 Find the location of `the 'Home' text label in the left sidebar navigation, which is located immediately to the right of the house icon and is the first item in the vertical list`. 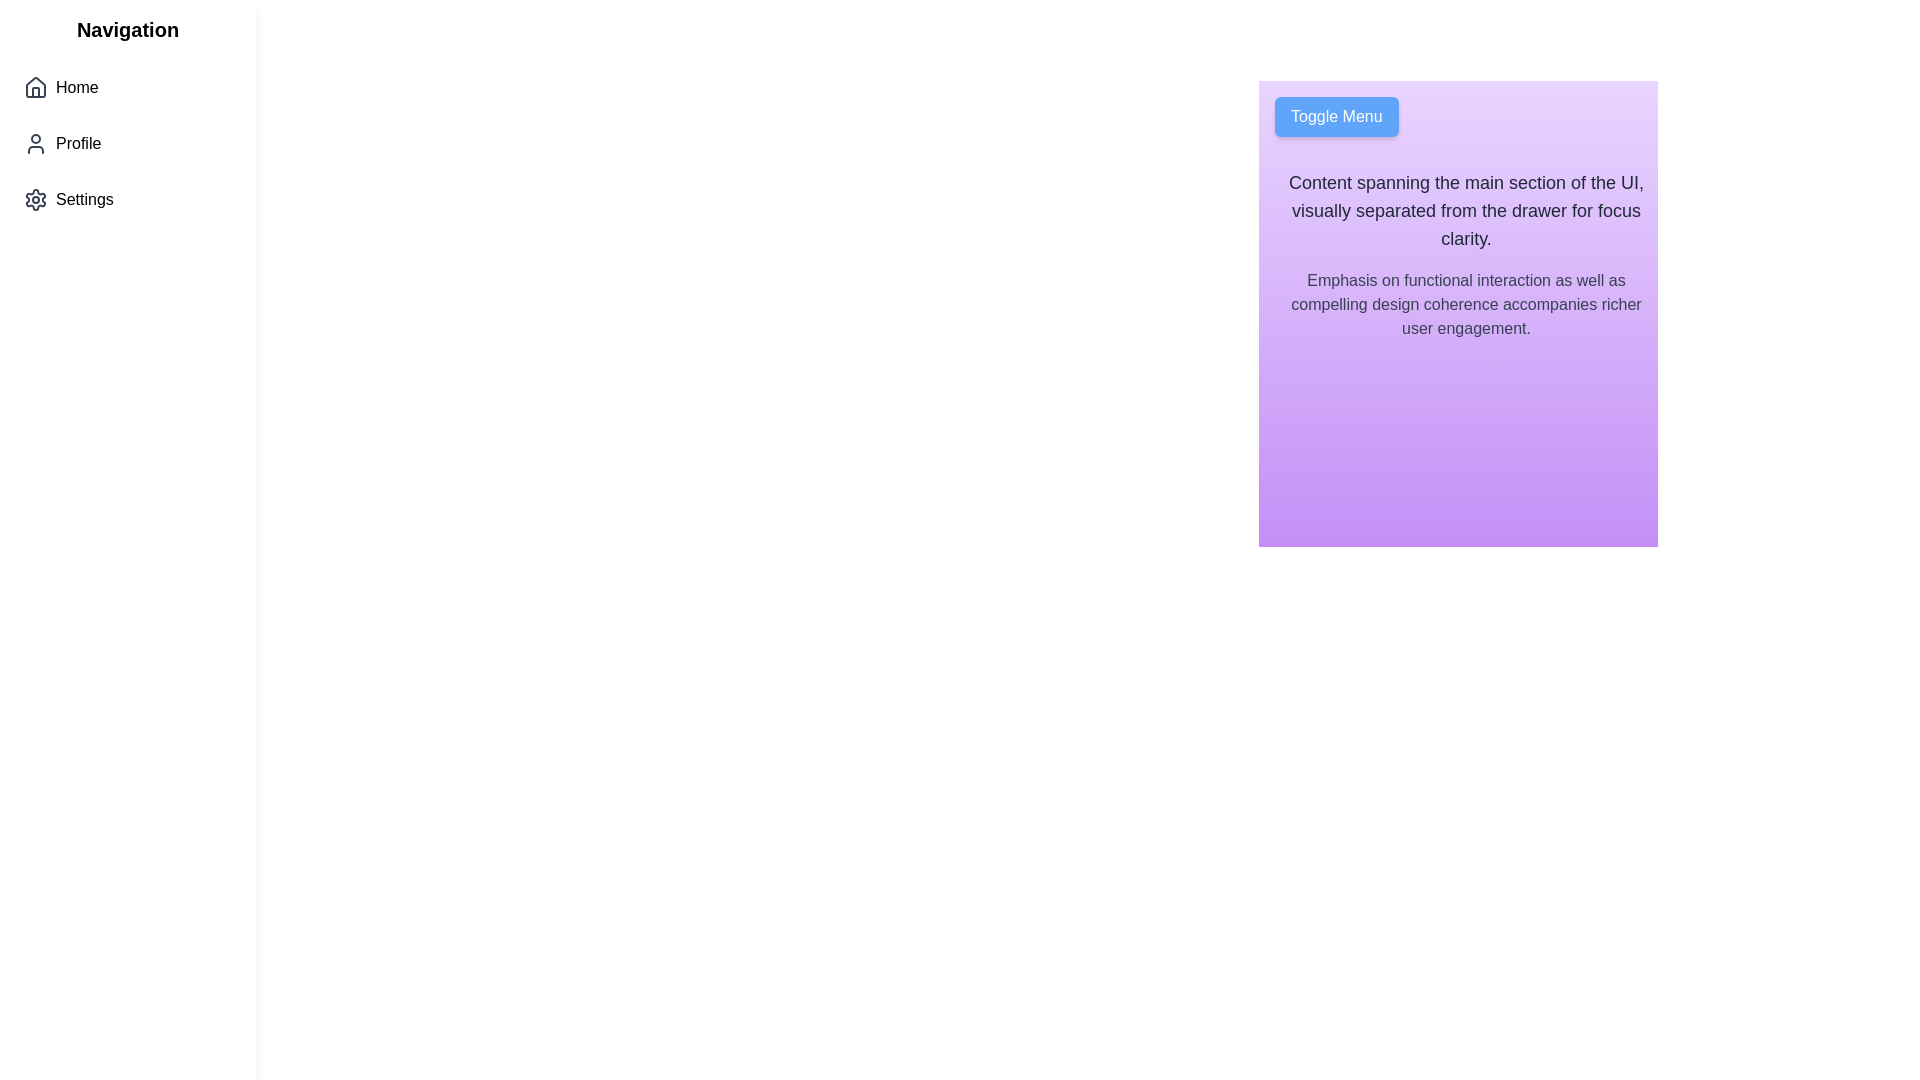

the 'Home' text label in the left sidebar navigation, which is located immediately to the right of the house icon and is the first item in the vertical list is located at coordinates (77, 87).